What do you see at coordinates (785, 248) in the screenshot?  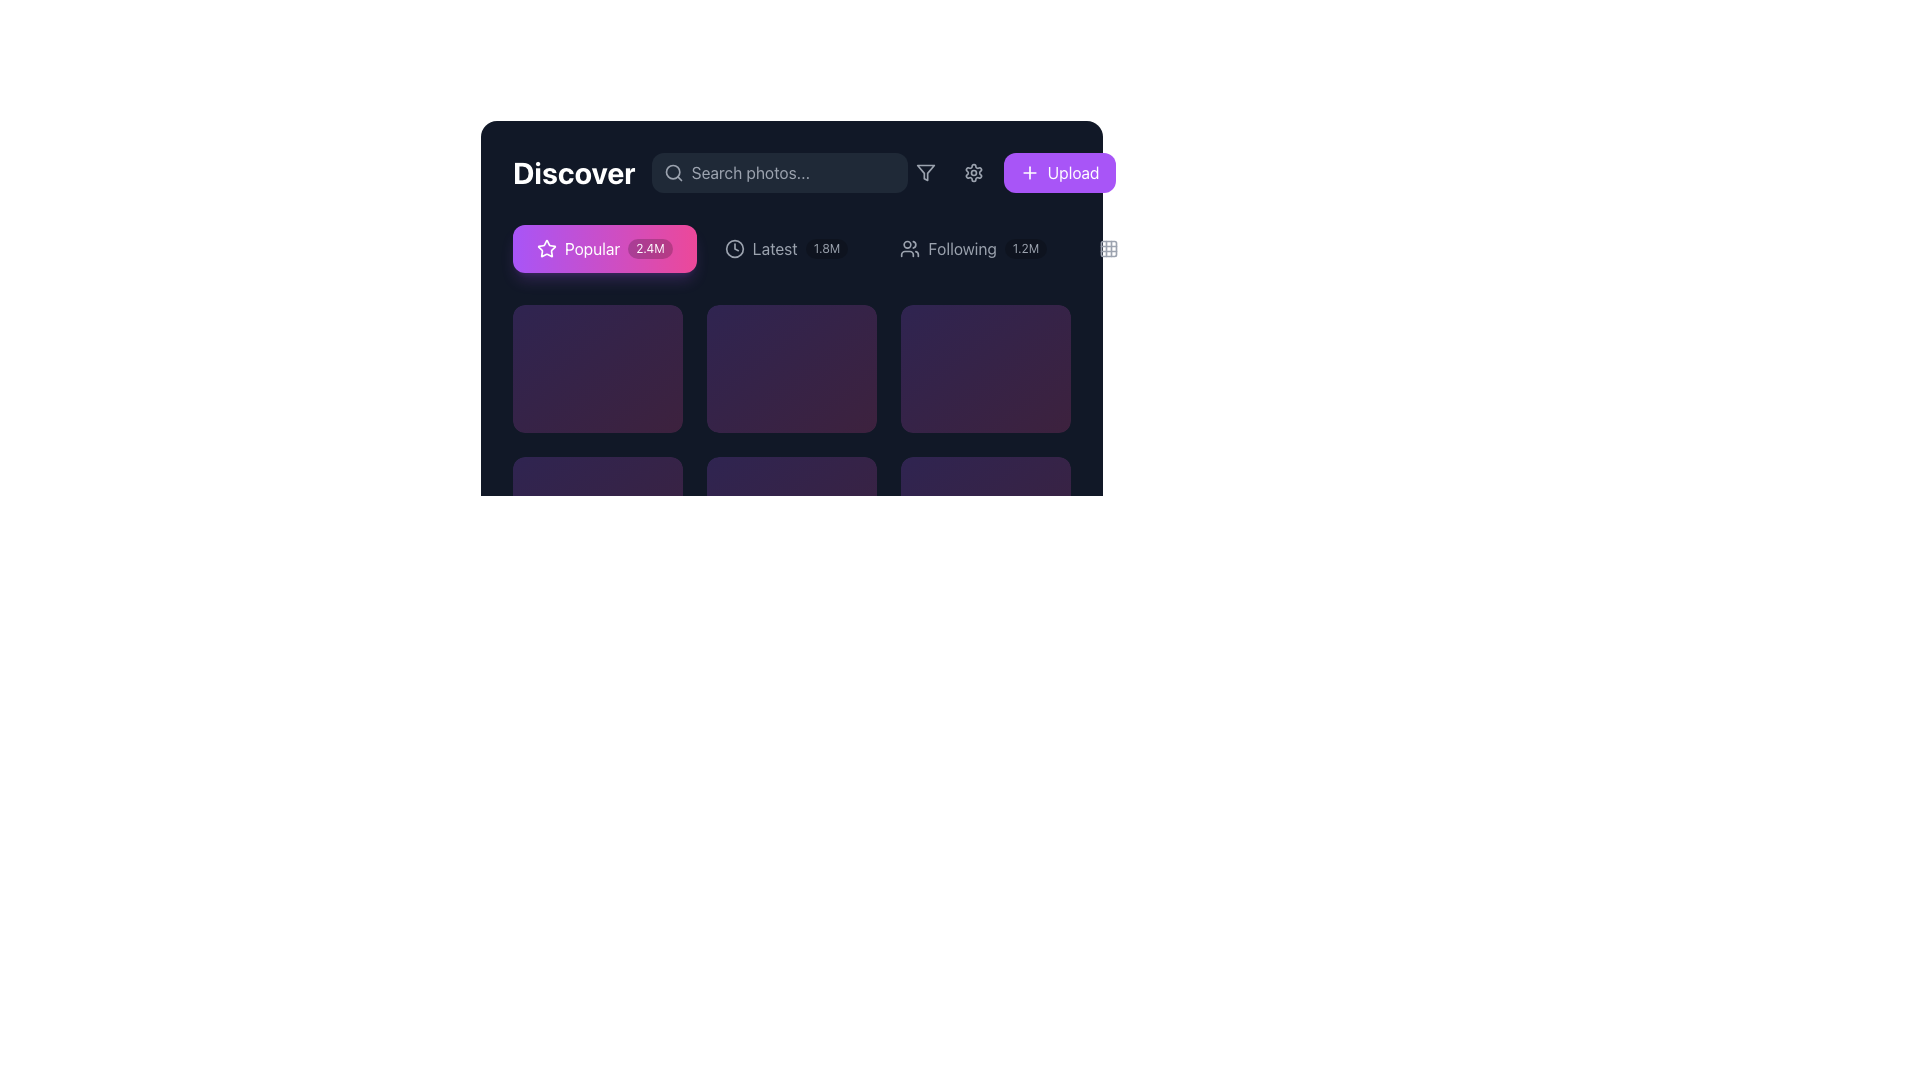 I see `the 'Latest' button with a clock icon` at bounding box center [785, 248].